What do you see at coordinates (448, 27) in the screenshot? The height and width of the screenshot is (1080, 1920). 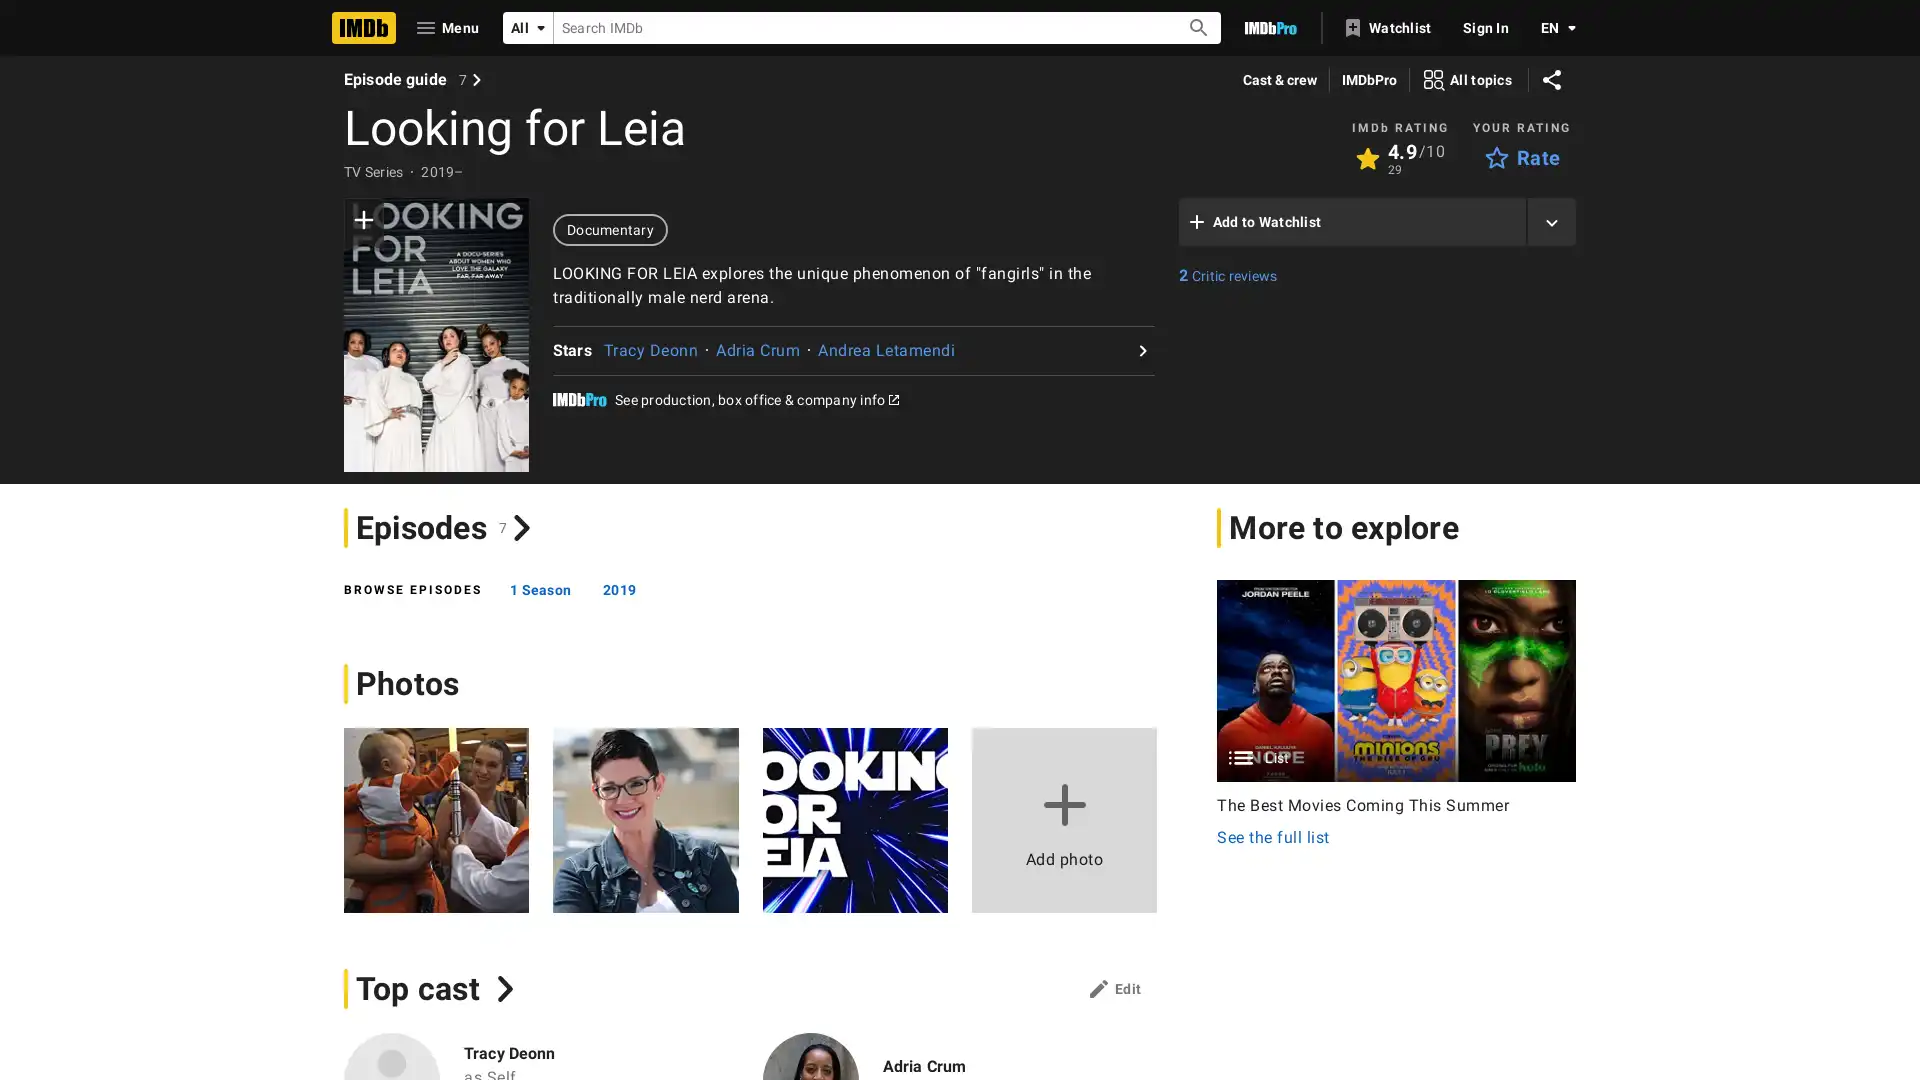 I see `Open Navigation Drawer` at bounding box center [448, 27].